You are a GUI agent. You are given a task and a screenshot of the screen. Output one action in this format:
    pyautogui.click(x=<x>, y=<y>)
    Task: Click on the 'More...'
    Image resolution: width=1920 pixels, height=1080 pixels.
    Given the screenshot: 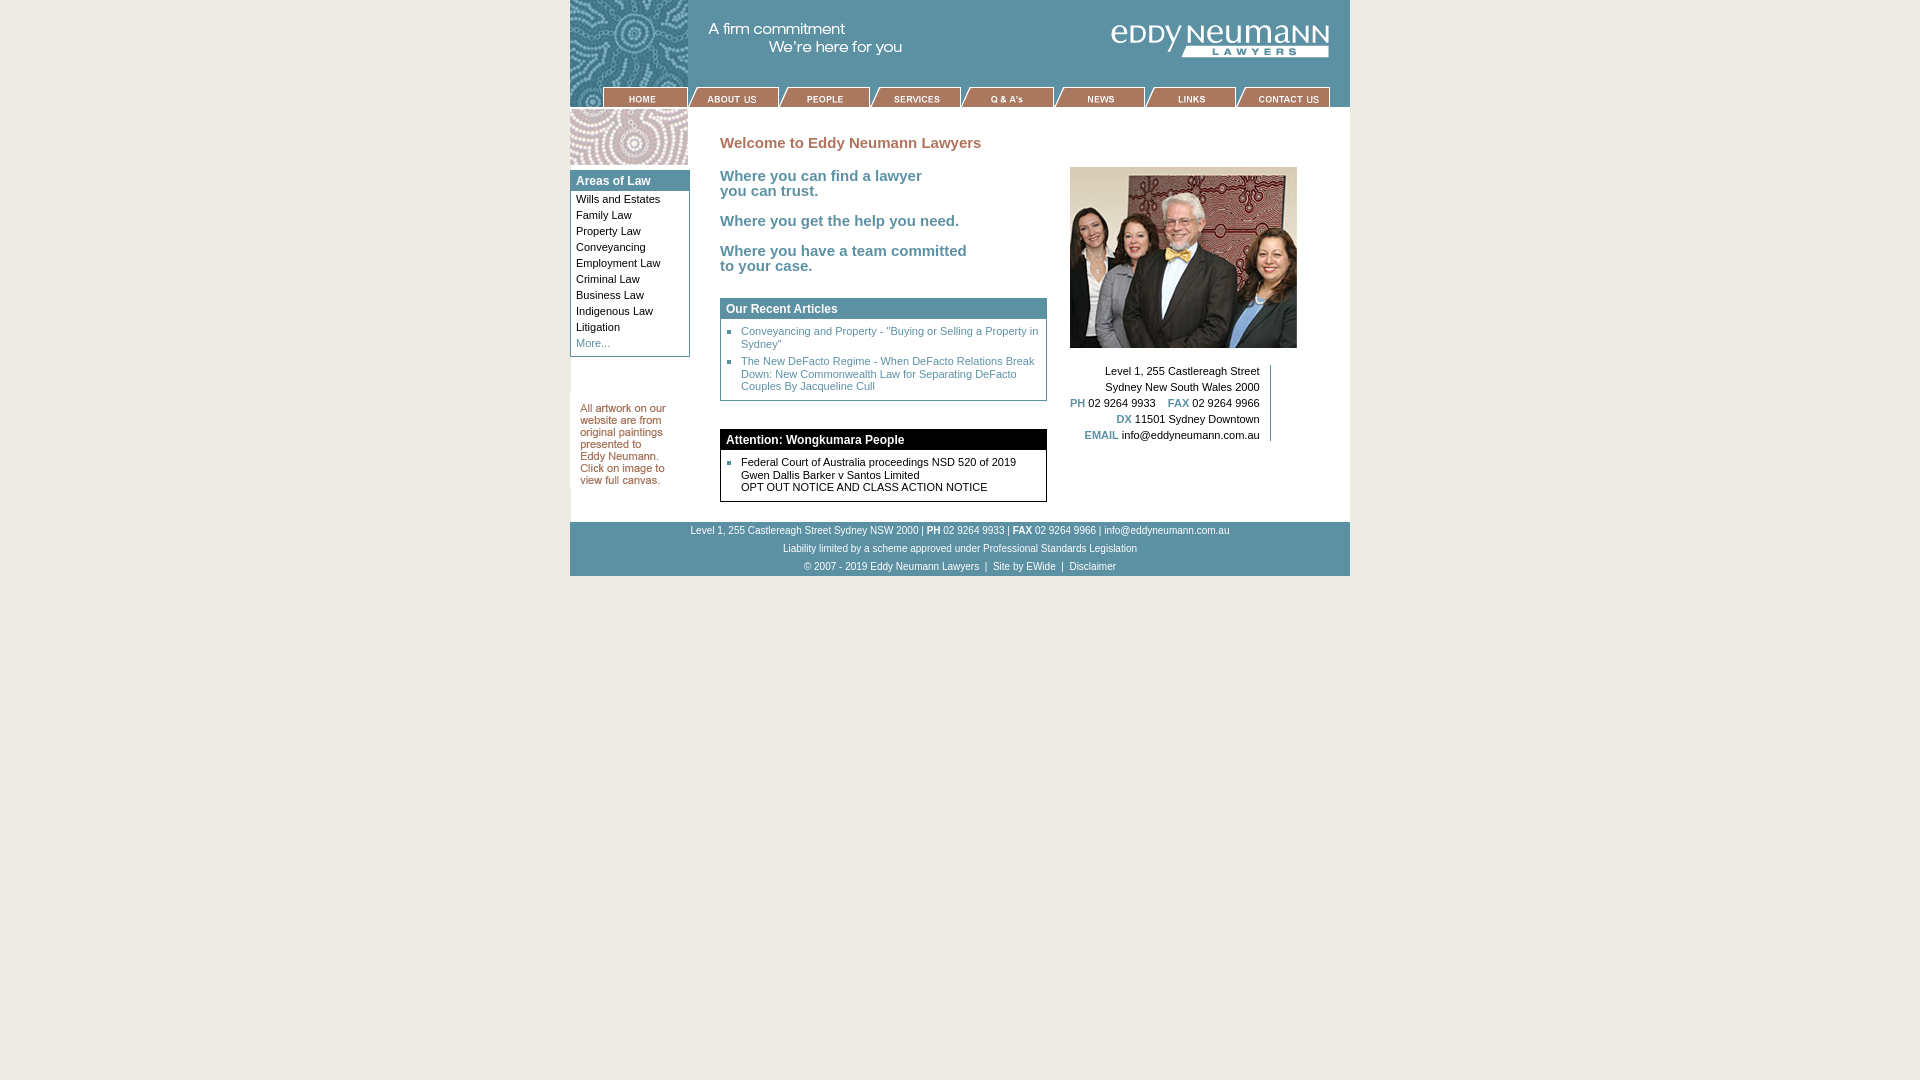 What is the action you would take?
    pyautogui.click(x=592, y=342)
    